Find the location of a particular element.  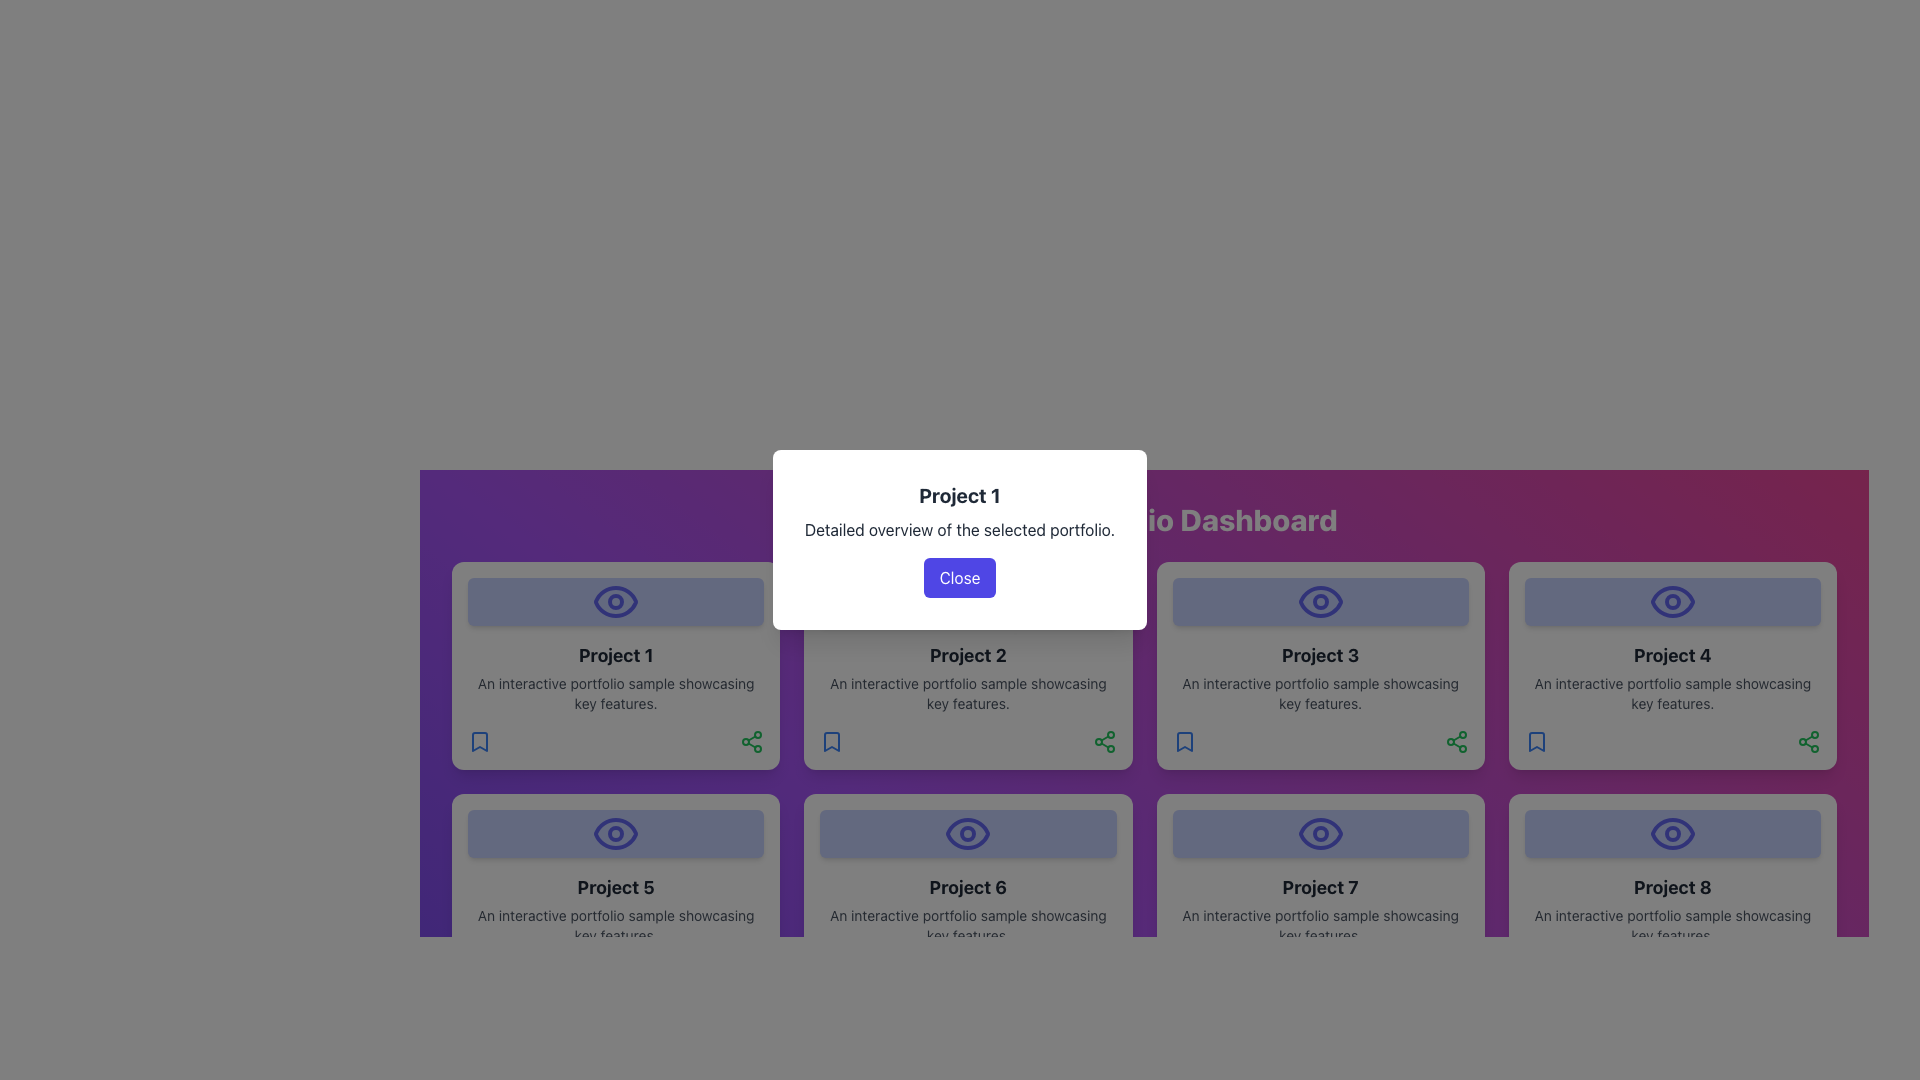

the icon representing the details of the 'Project 7' card, located in the upper section of the card, centered horizontally, in the bottom row of project cards is located at coordinates (1320, 833).